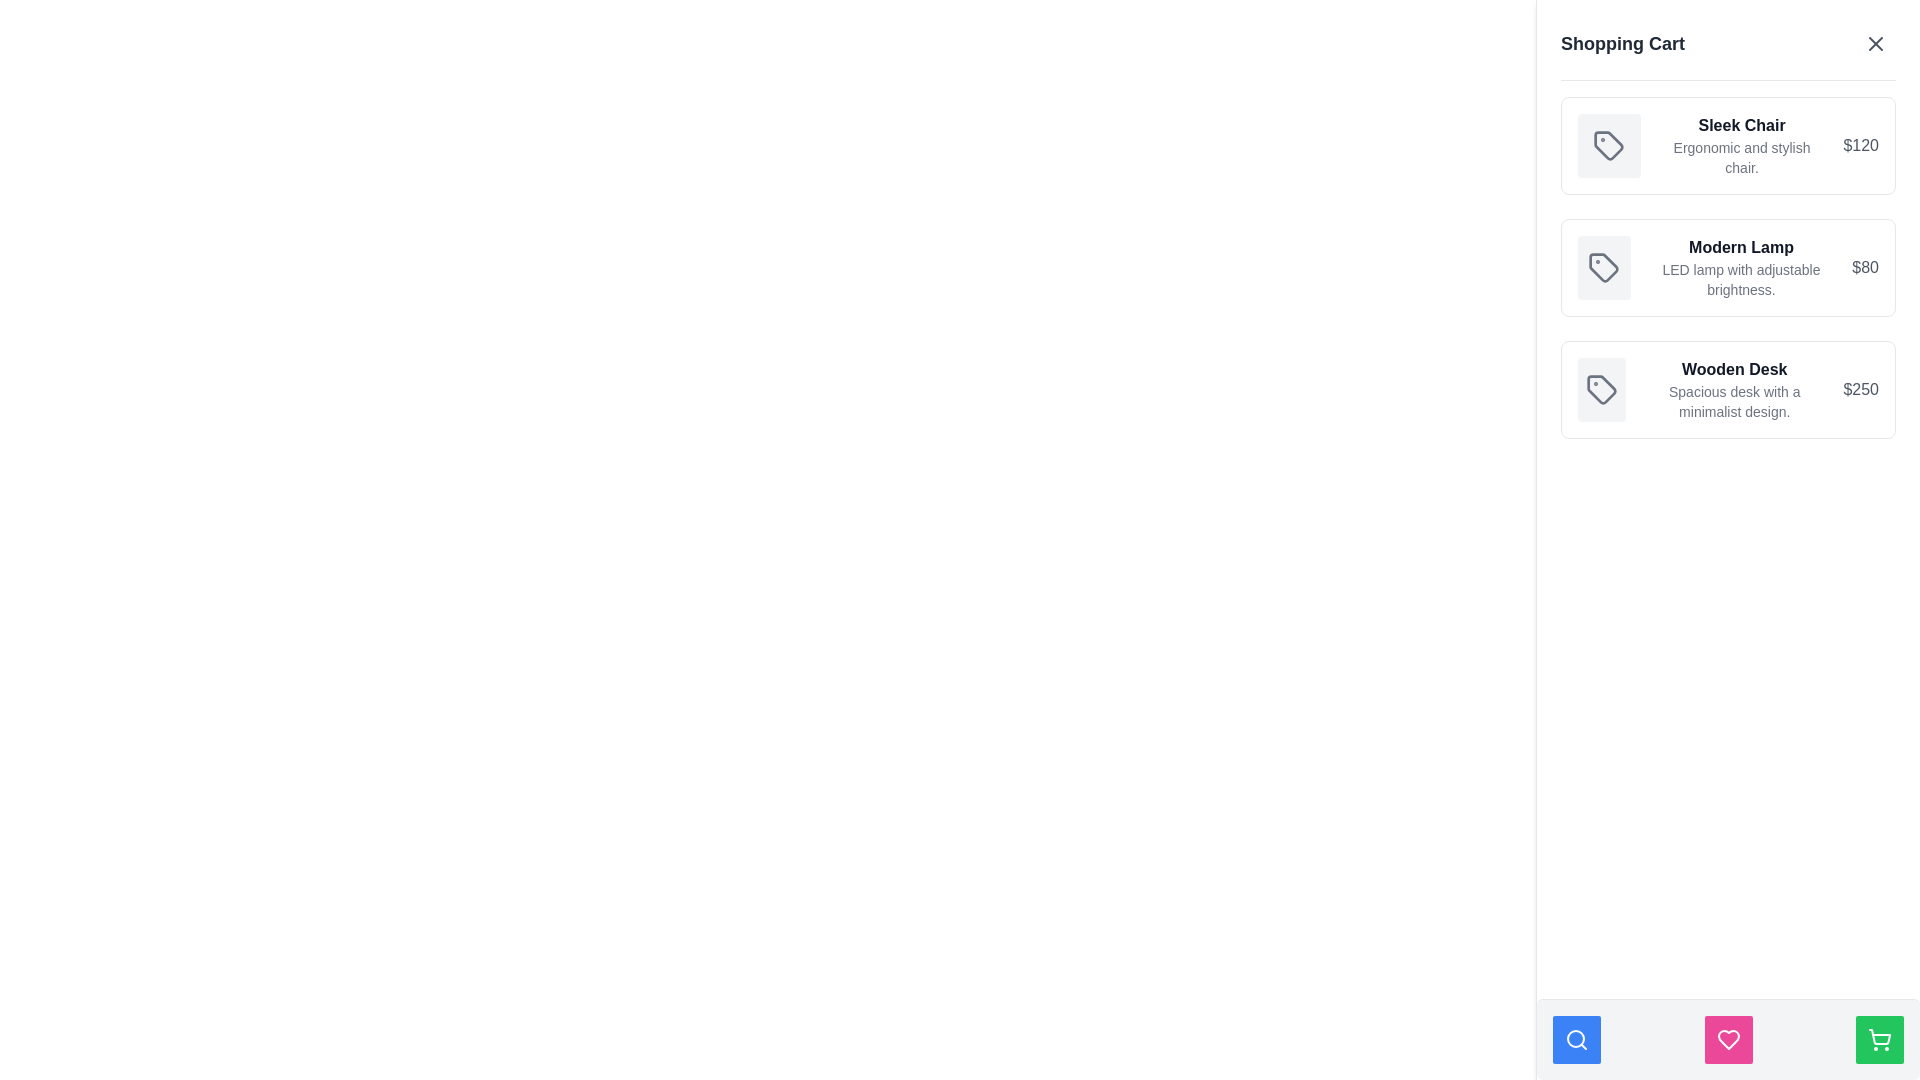 This screenshot has height=1080, width=1920. What do you see at coordinates (1879, 1036) in the screenshot?
I see `the main body of the shopping cart icon located in the bottom-right corner of the interface` at bounding box center [1879, 1036].